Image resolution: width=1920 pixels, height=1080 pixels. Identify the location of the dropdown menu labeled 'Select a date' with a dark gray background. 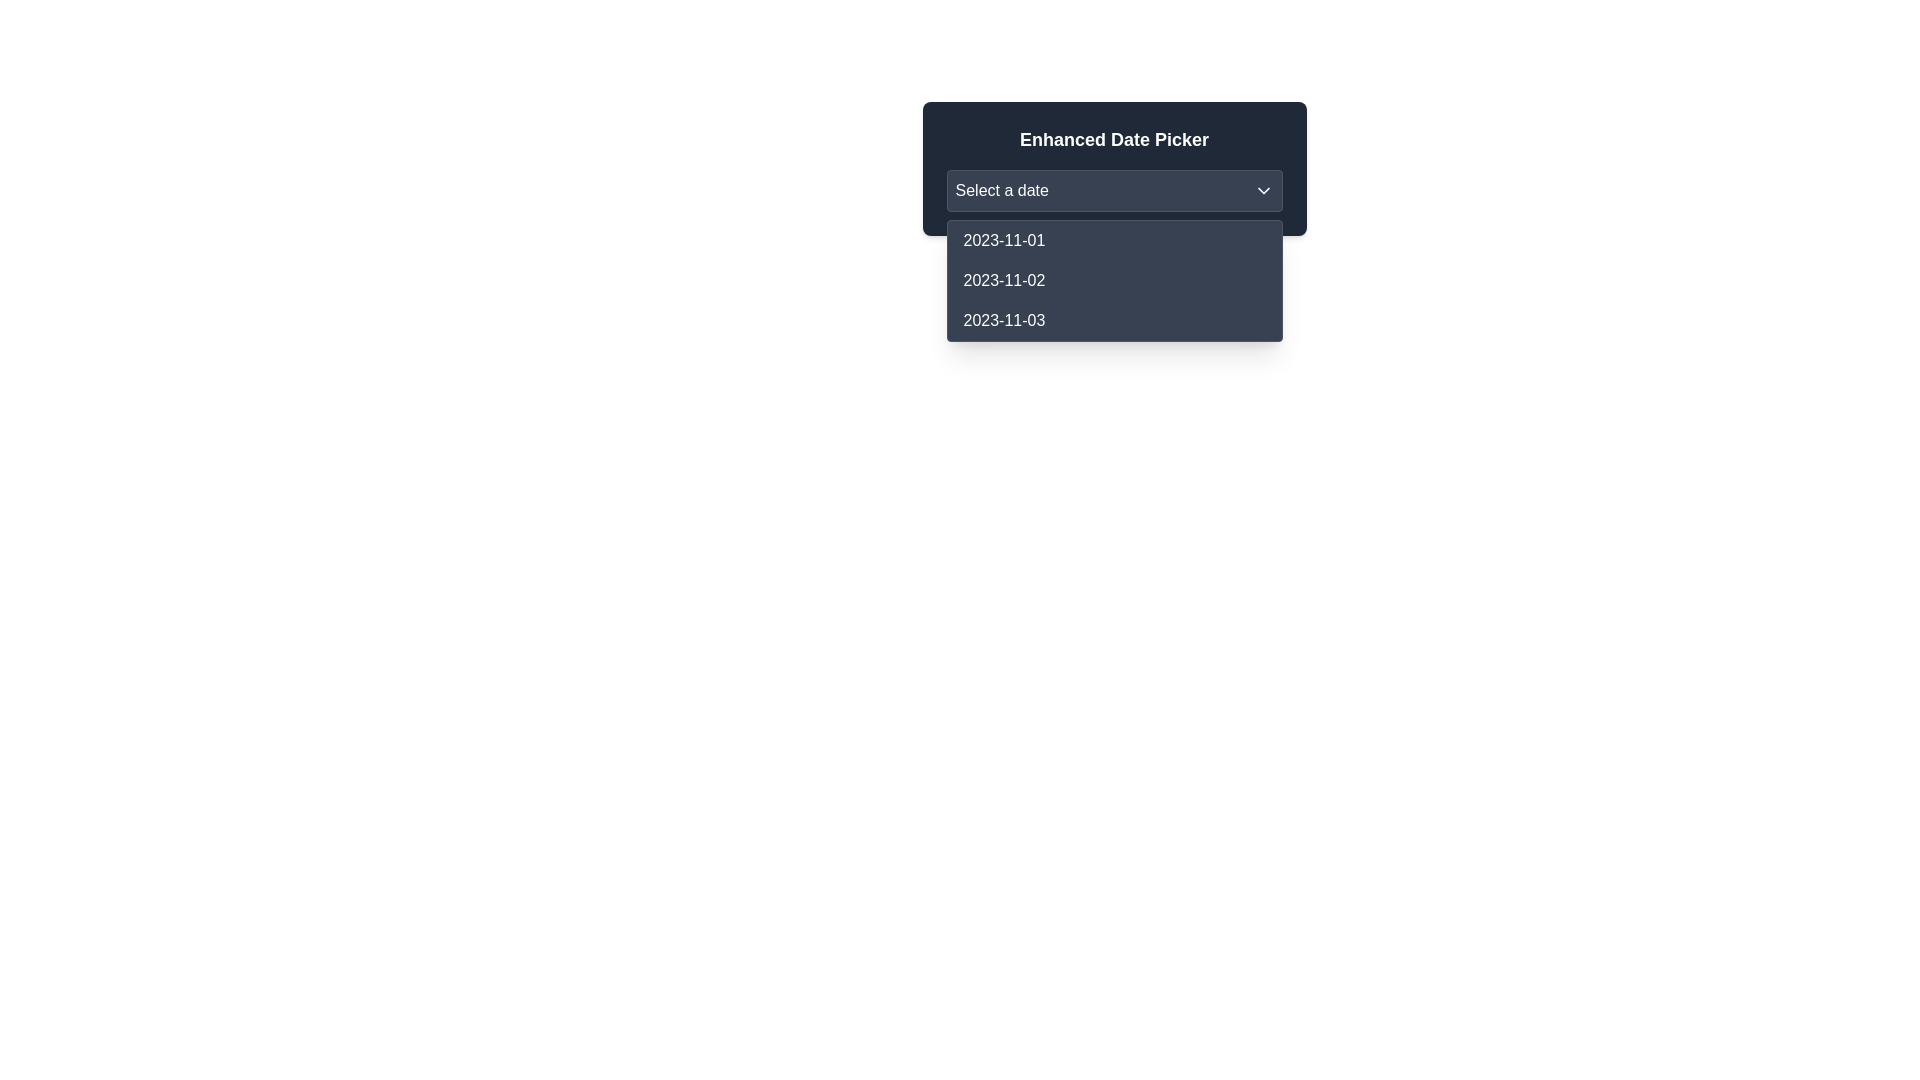
(1113, 191).